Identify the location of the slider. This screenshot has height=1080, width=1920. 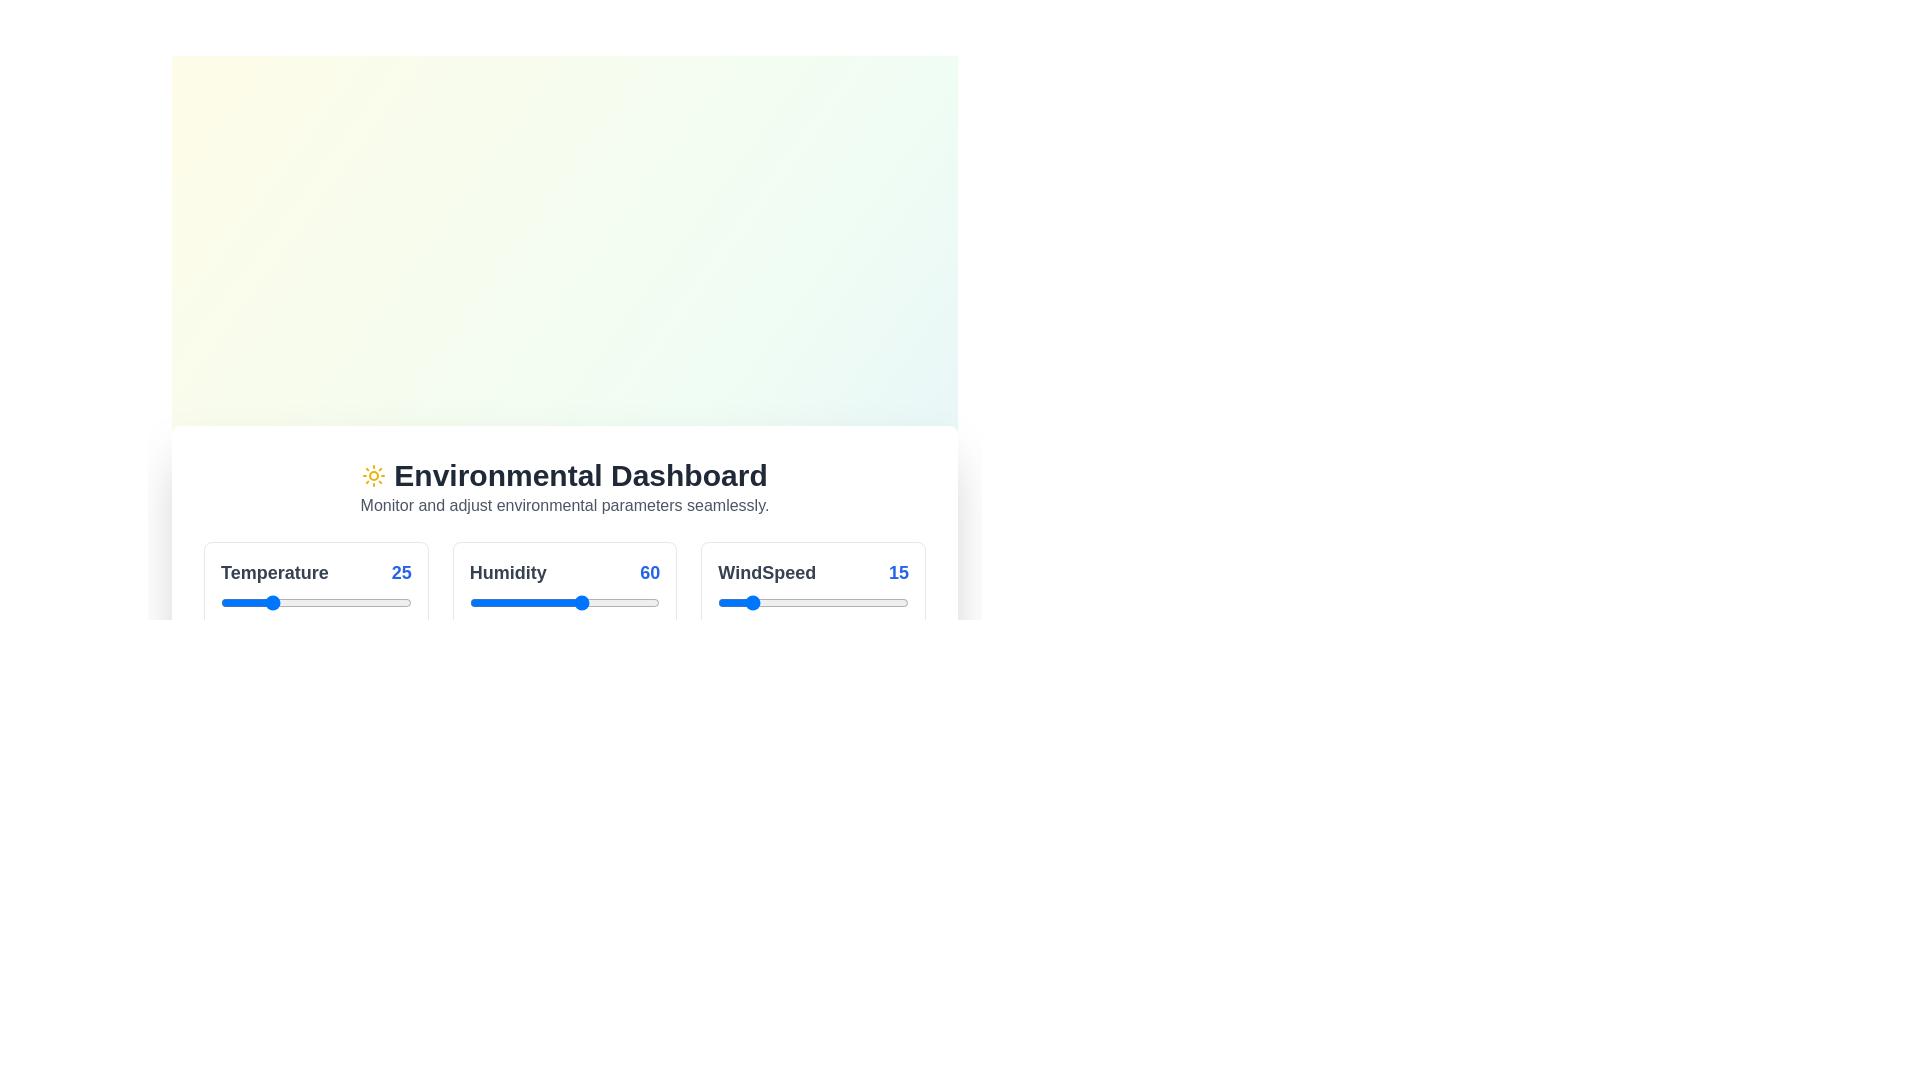
(317, 601).